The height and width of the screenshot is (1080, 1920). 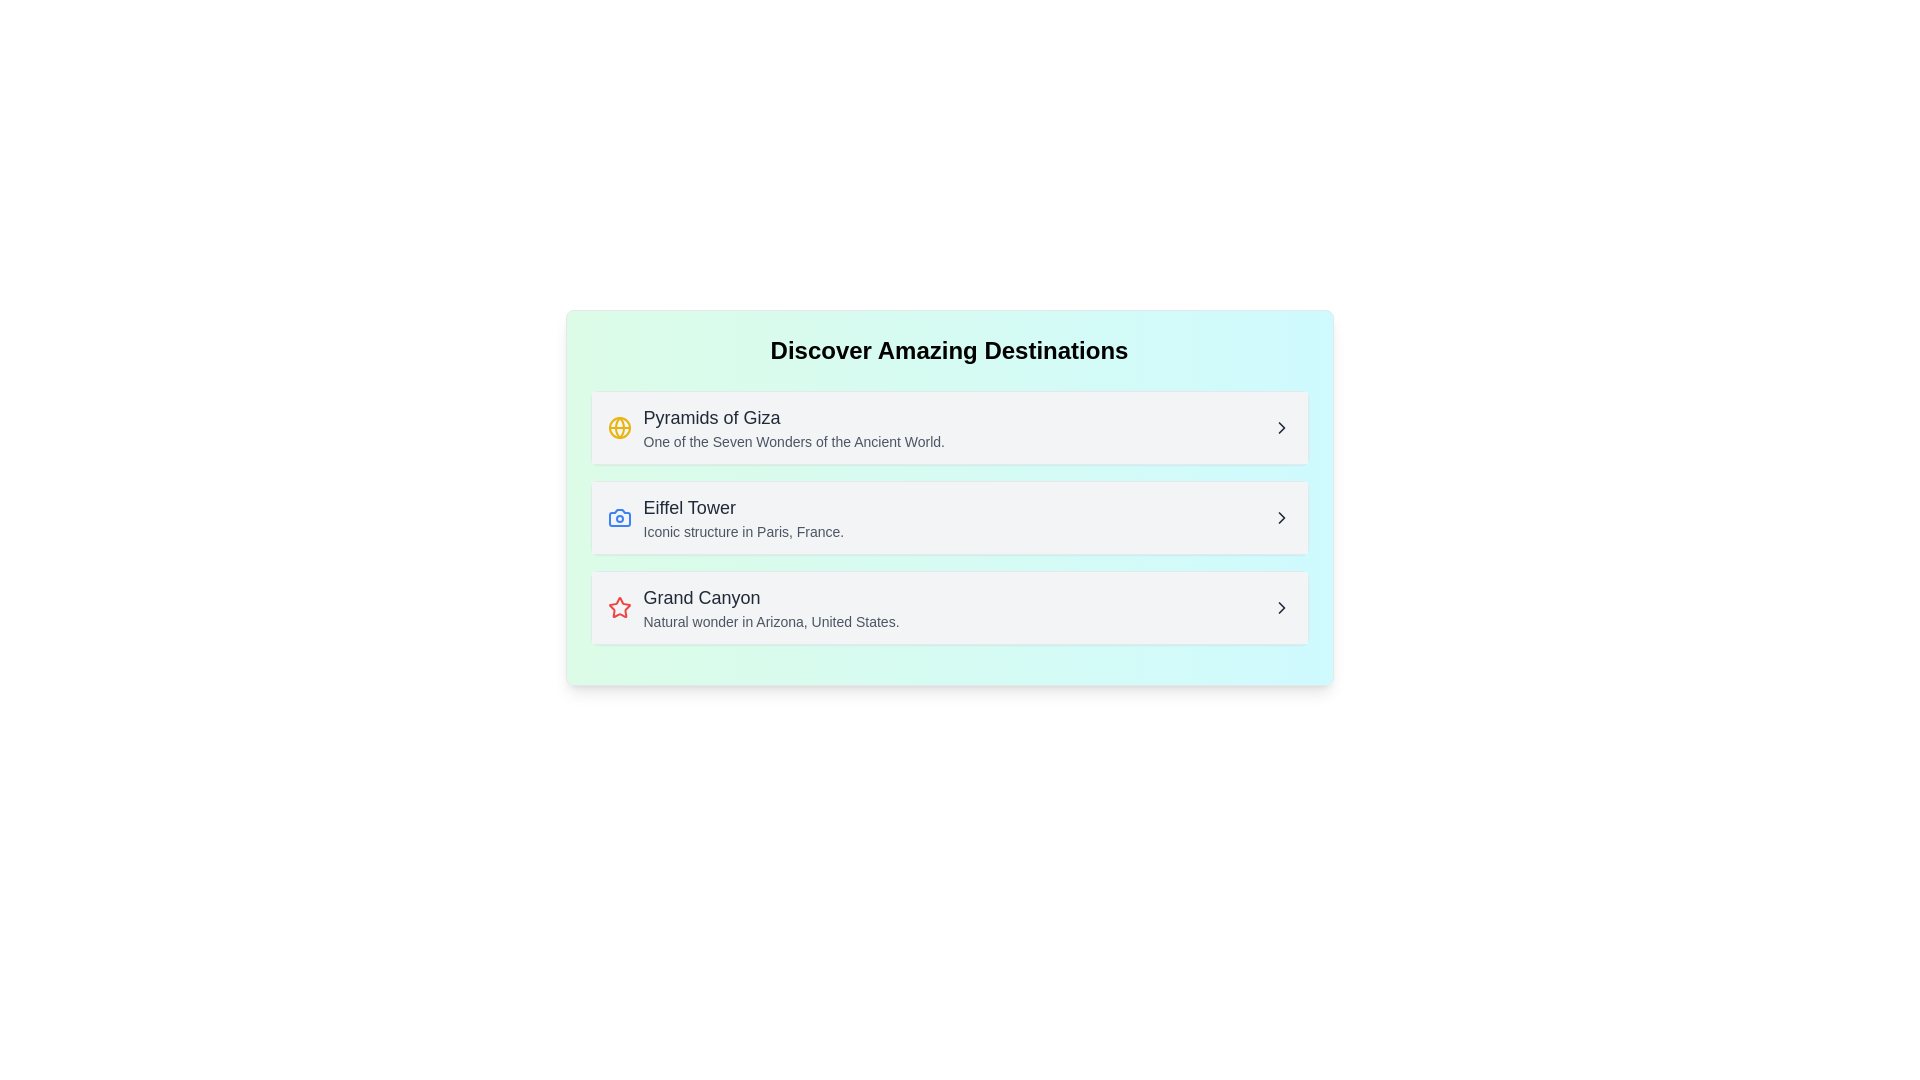 I want to click on the 'Eiffel Tower' selectable card, which is a rectangular card with a white background, containing the title 'Eiffel Tower' in bold and a right-facing arrow on the far right, so click(x=948, y=516).